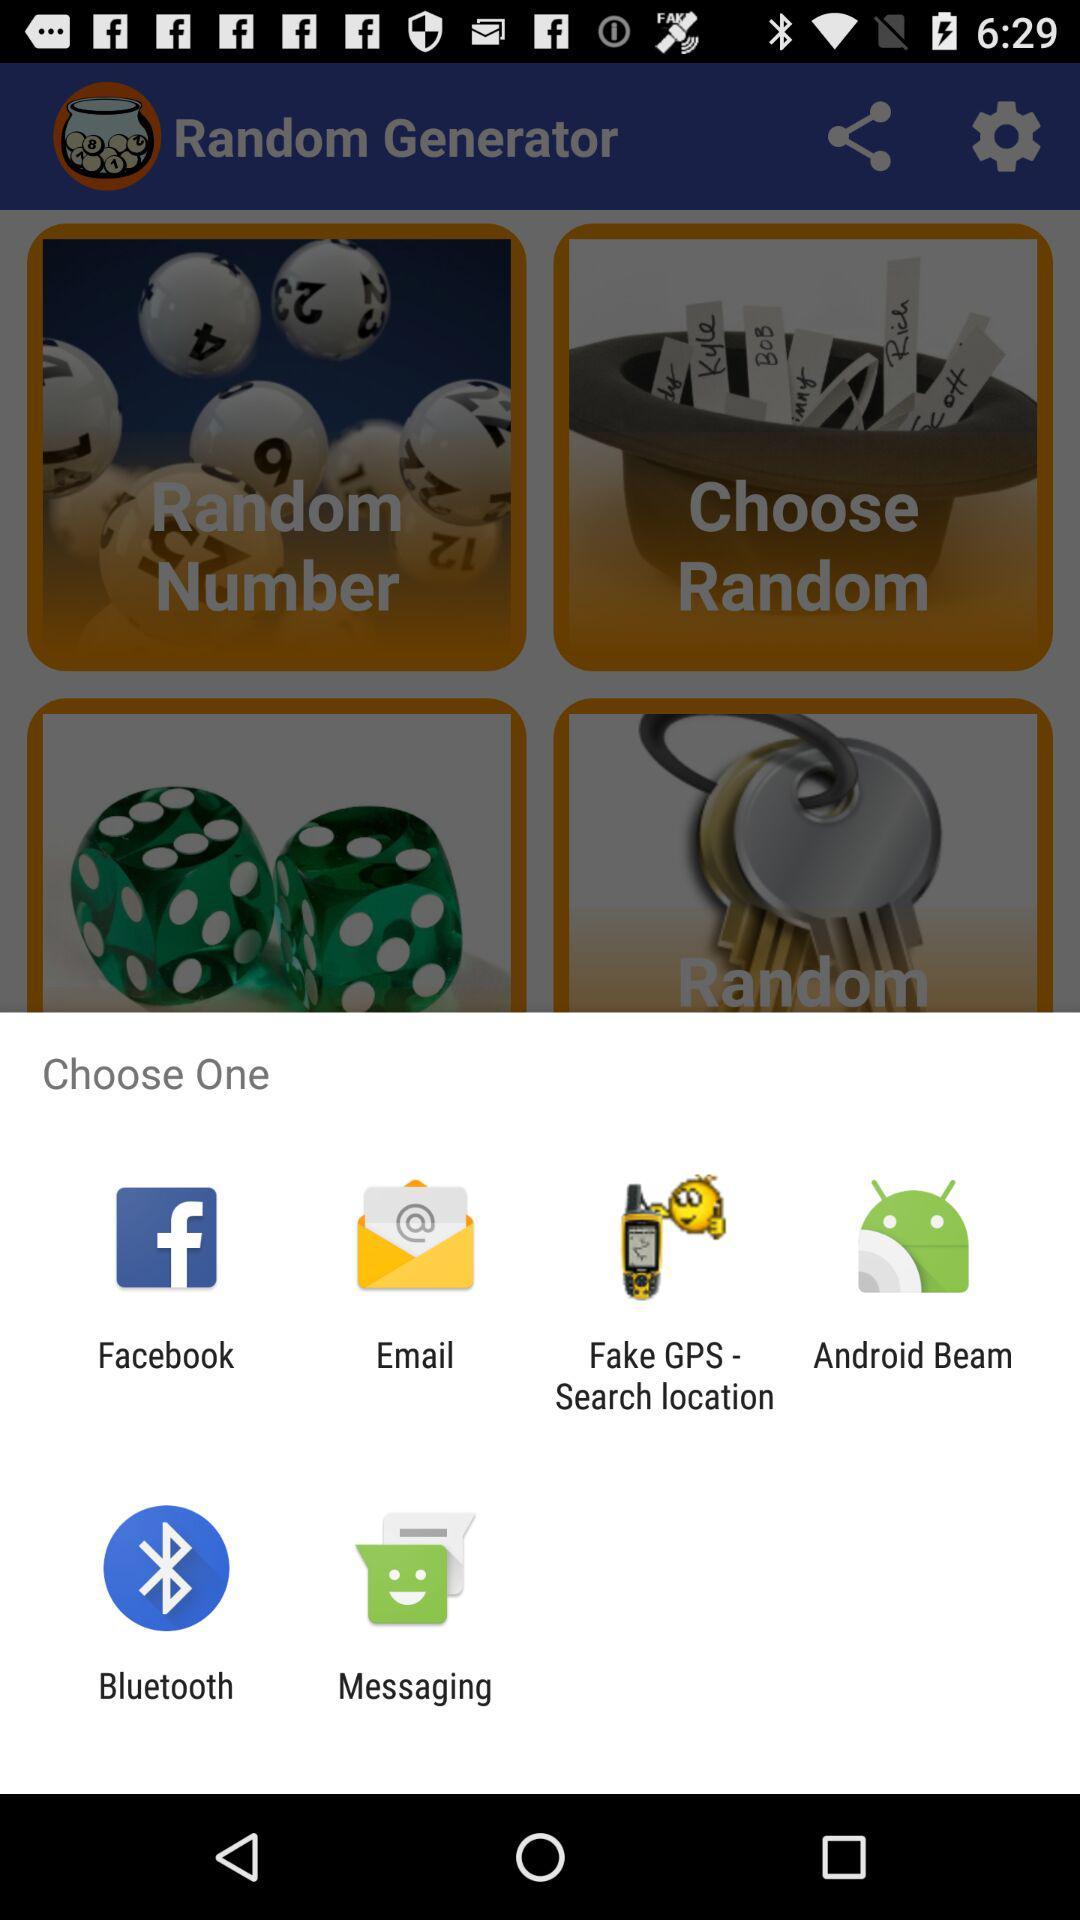  What do you see at coordinates (664, 1374) in the screenshot?
I see `the item next to the android beam` at bounding box center [664, 1374].